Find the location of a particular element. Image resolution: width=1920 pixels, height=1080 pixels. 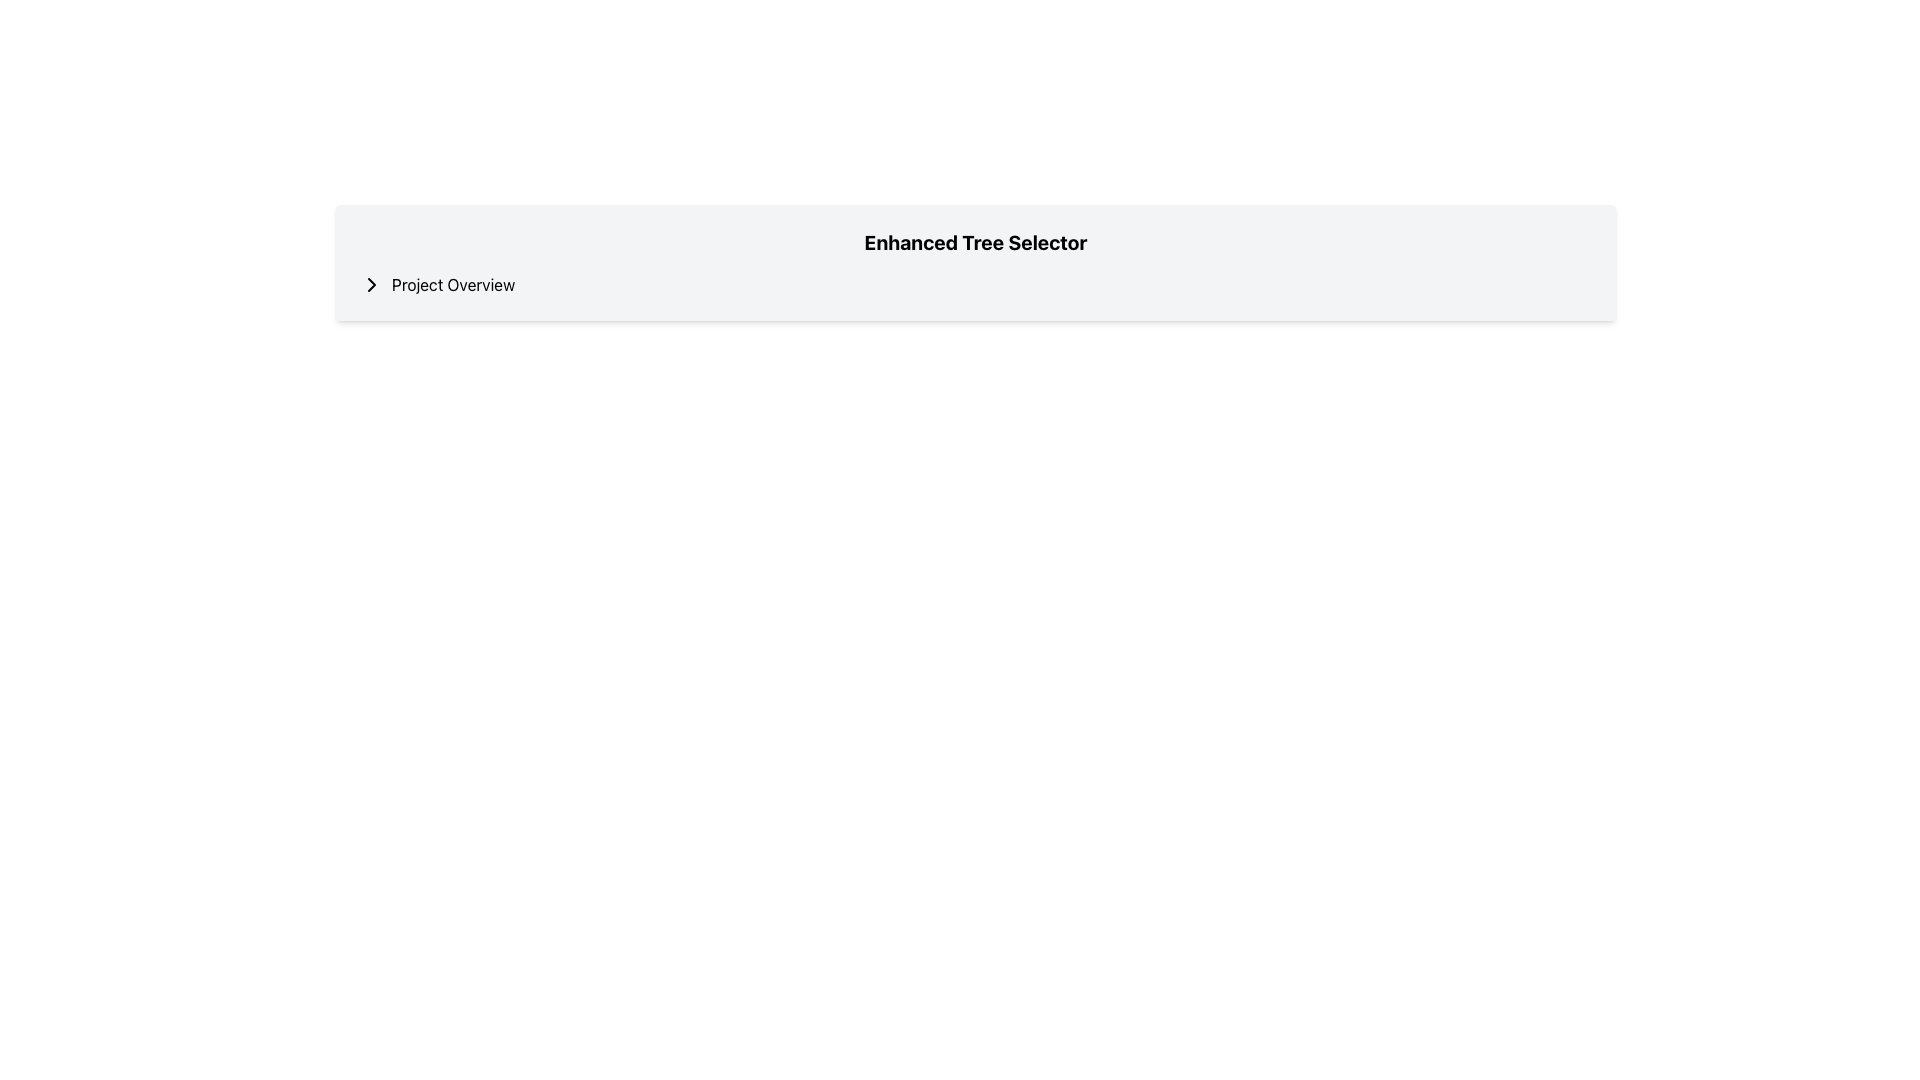

the chevron-shaped icon located to the immediate left of the text 'Project Overview' is located at coordinates (372, 285).